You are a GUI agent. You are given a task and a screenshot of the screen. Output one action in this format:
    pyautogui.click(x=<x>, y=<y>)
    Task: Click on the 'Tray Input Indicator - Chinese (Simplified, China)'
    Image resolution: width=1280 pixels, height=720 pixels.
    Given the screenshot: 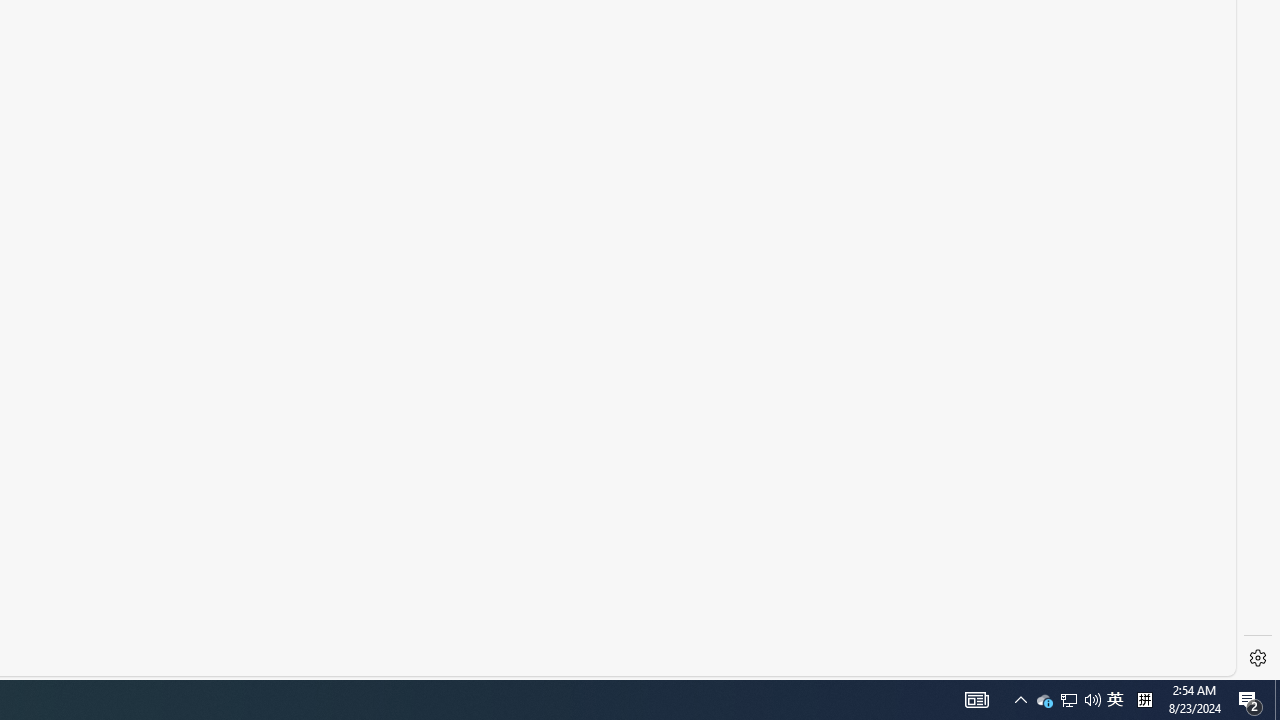 What is the action you would take?
    pyautogui.click(x=1144, y=698)
    